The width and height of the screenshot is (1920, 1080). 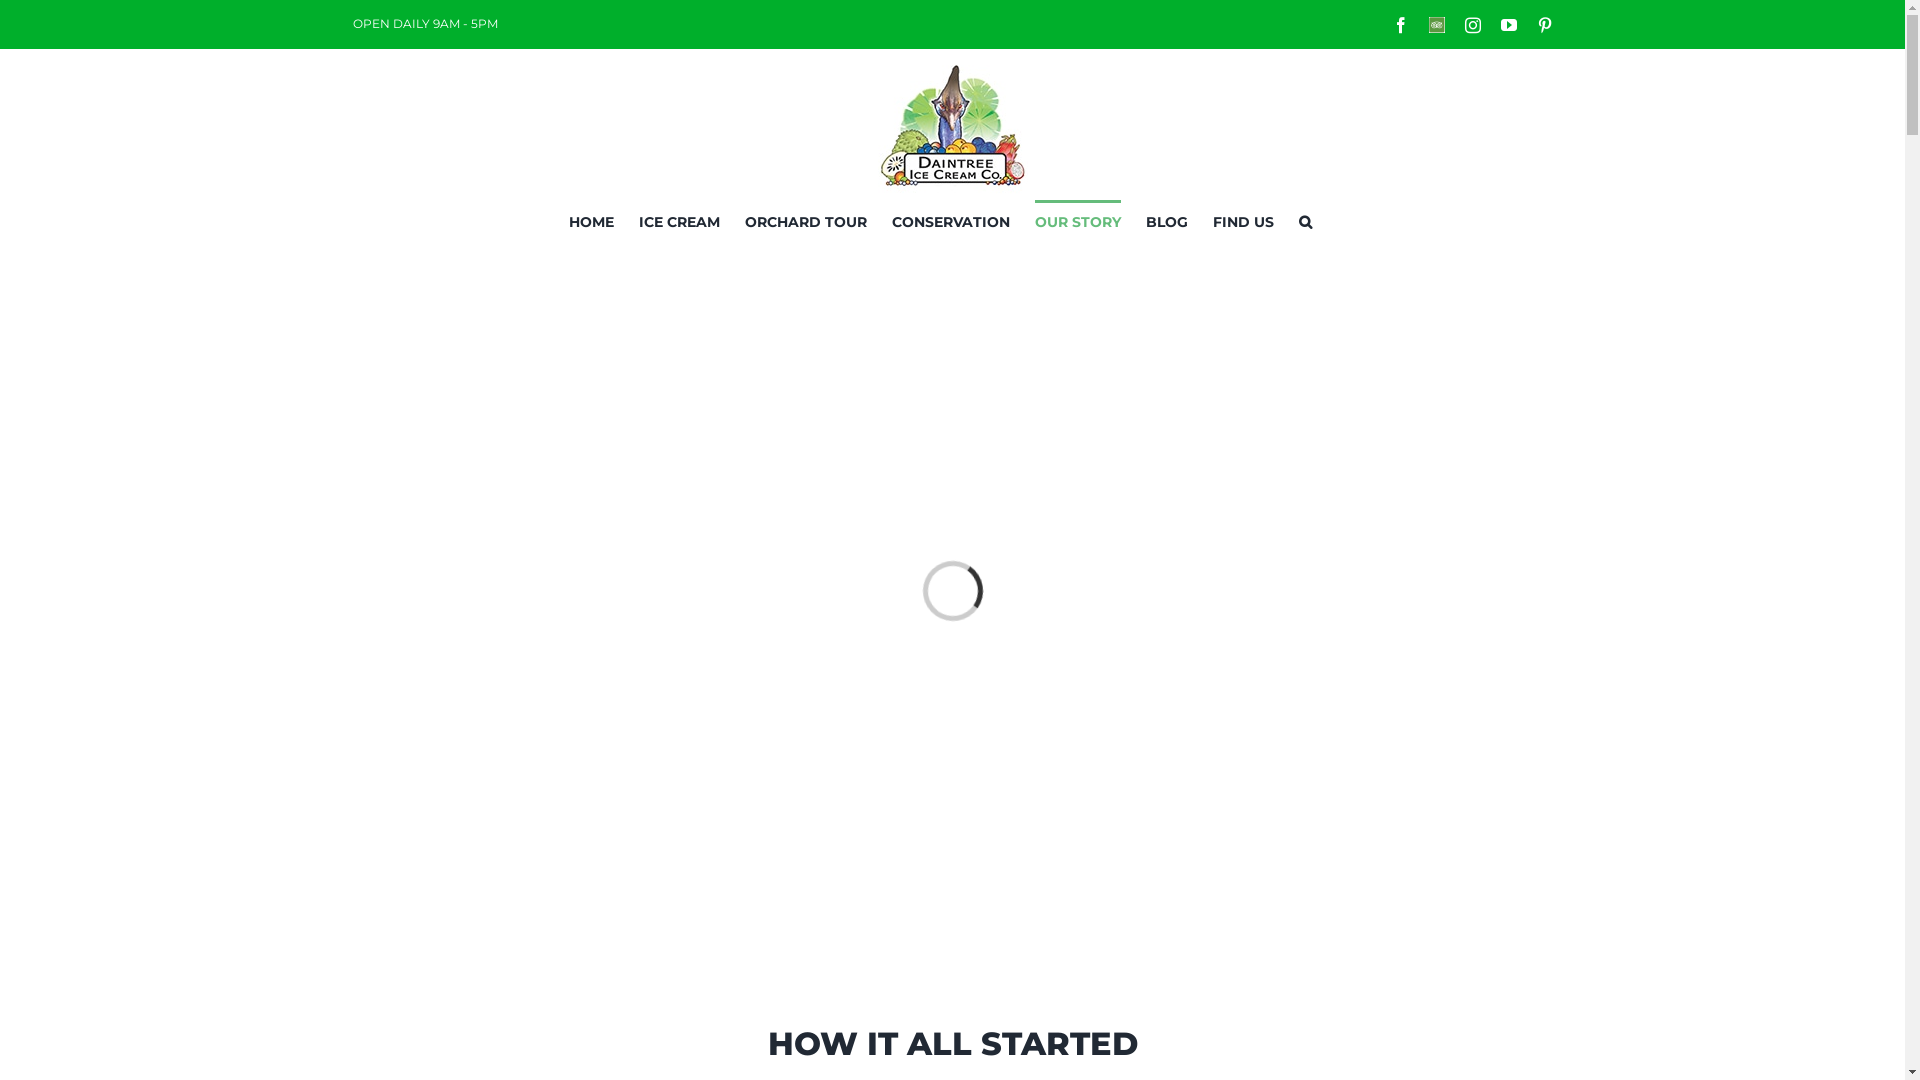 What do you see at coordinates (1304, 219) in the screenshot?
I see `'Search'` at bounding box center [1304, 219].